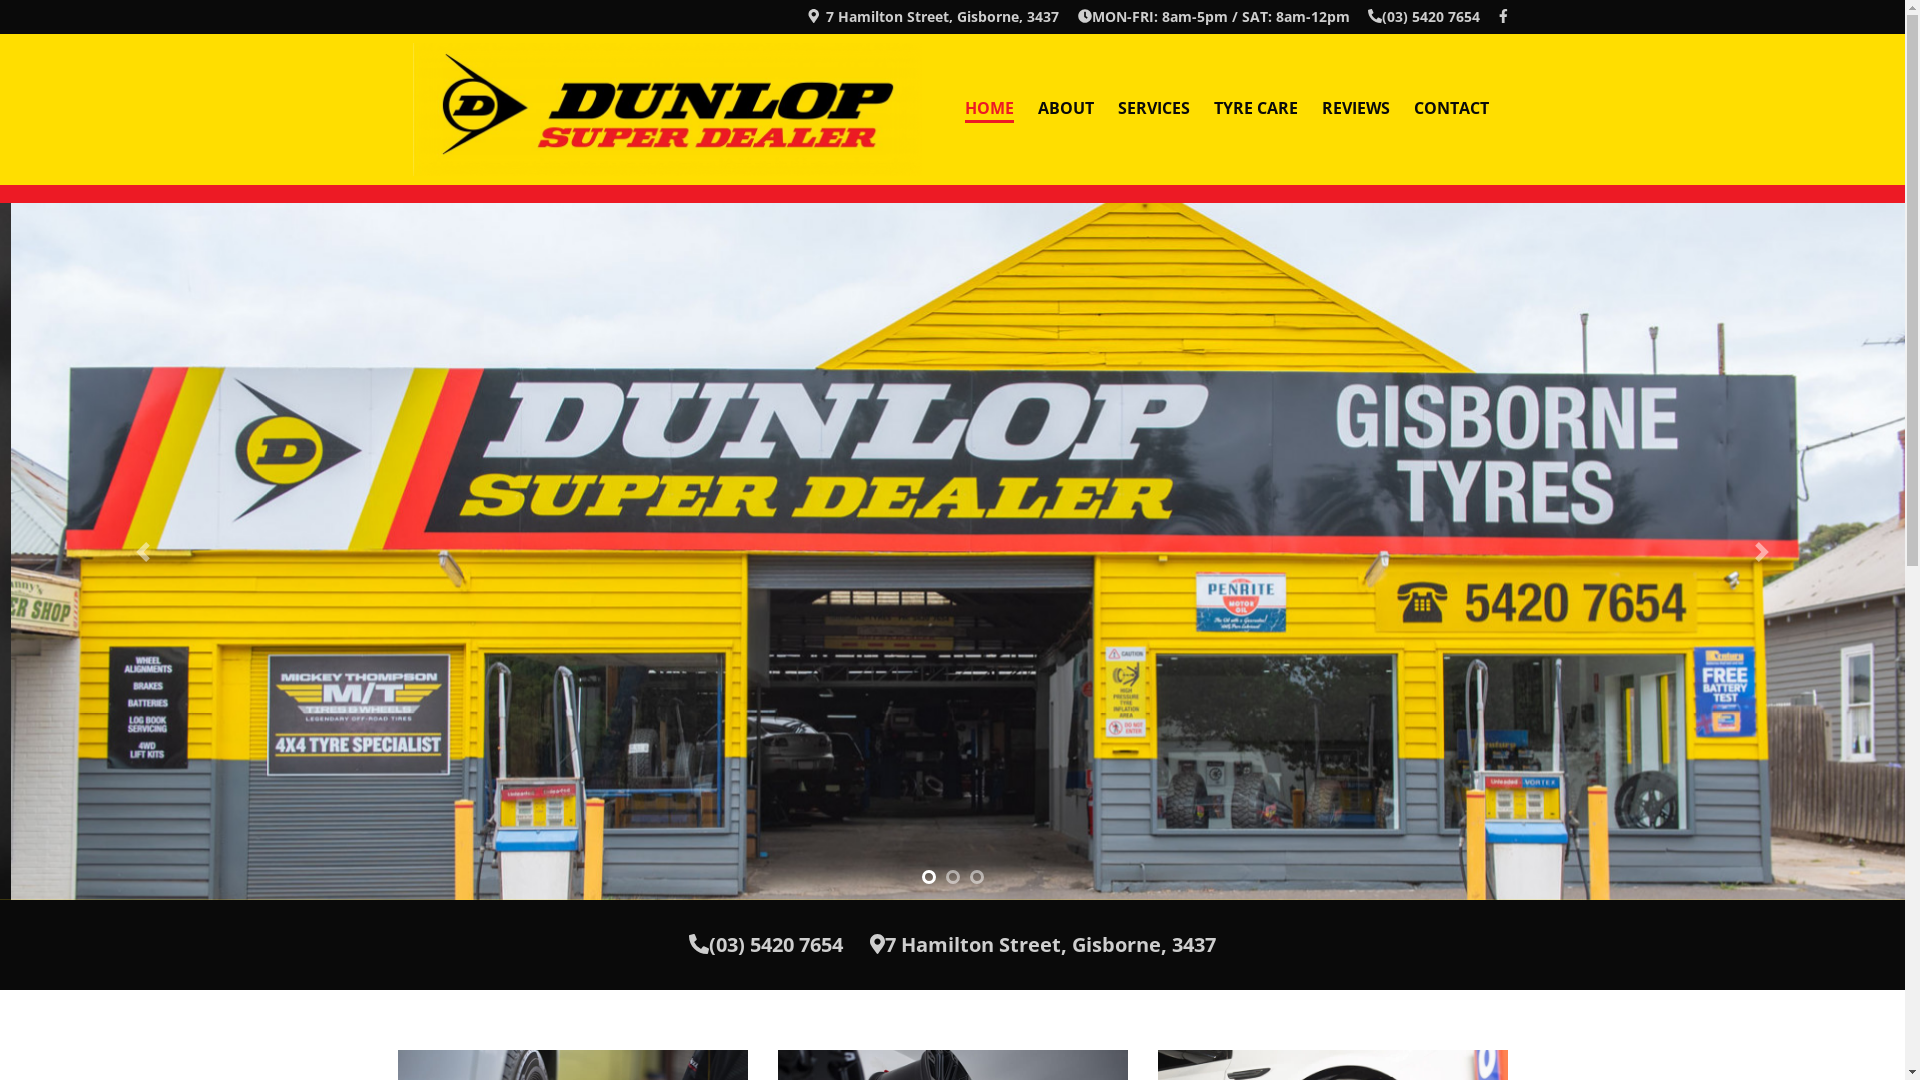 The width and height of the screenshot is (1920, 1080). I want to click on 'MON-FRI: 8am-5pm / SAT: 8am-12pm', so click(1213, 16).